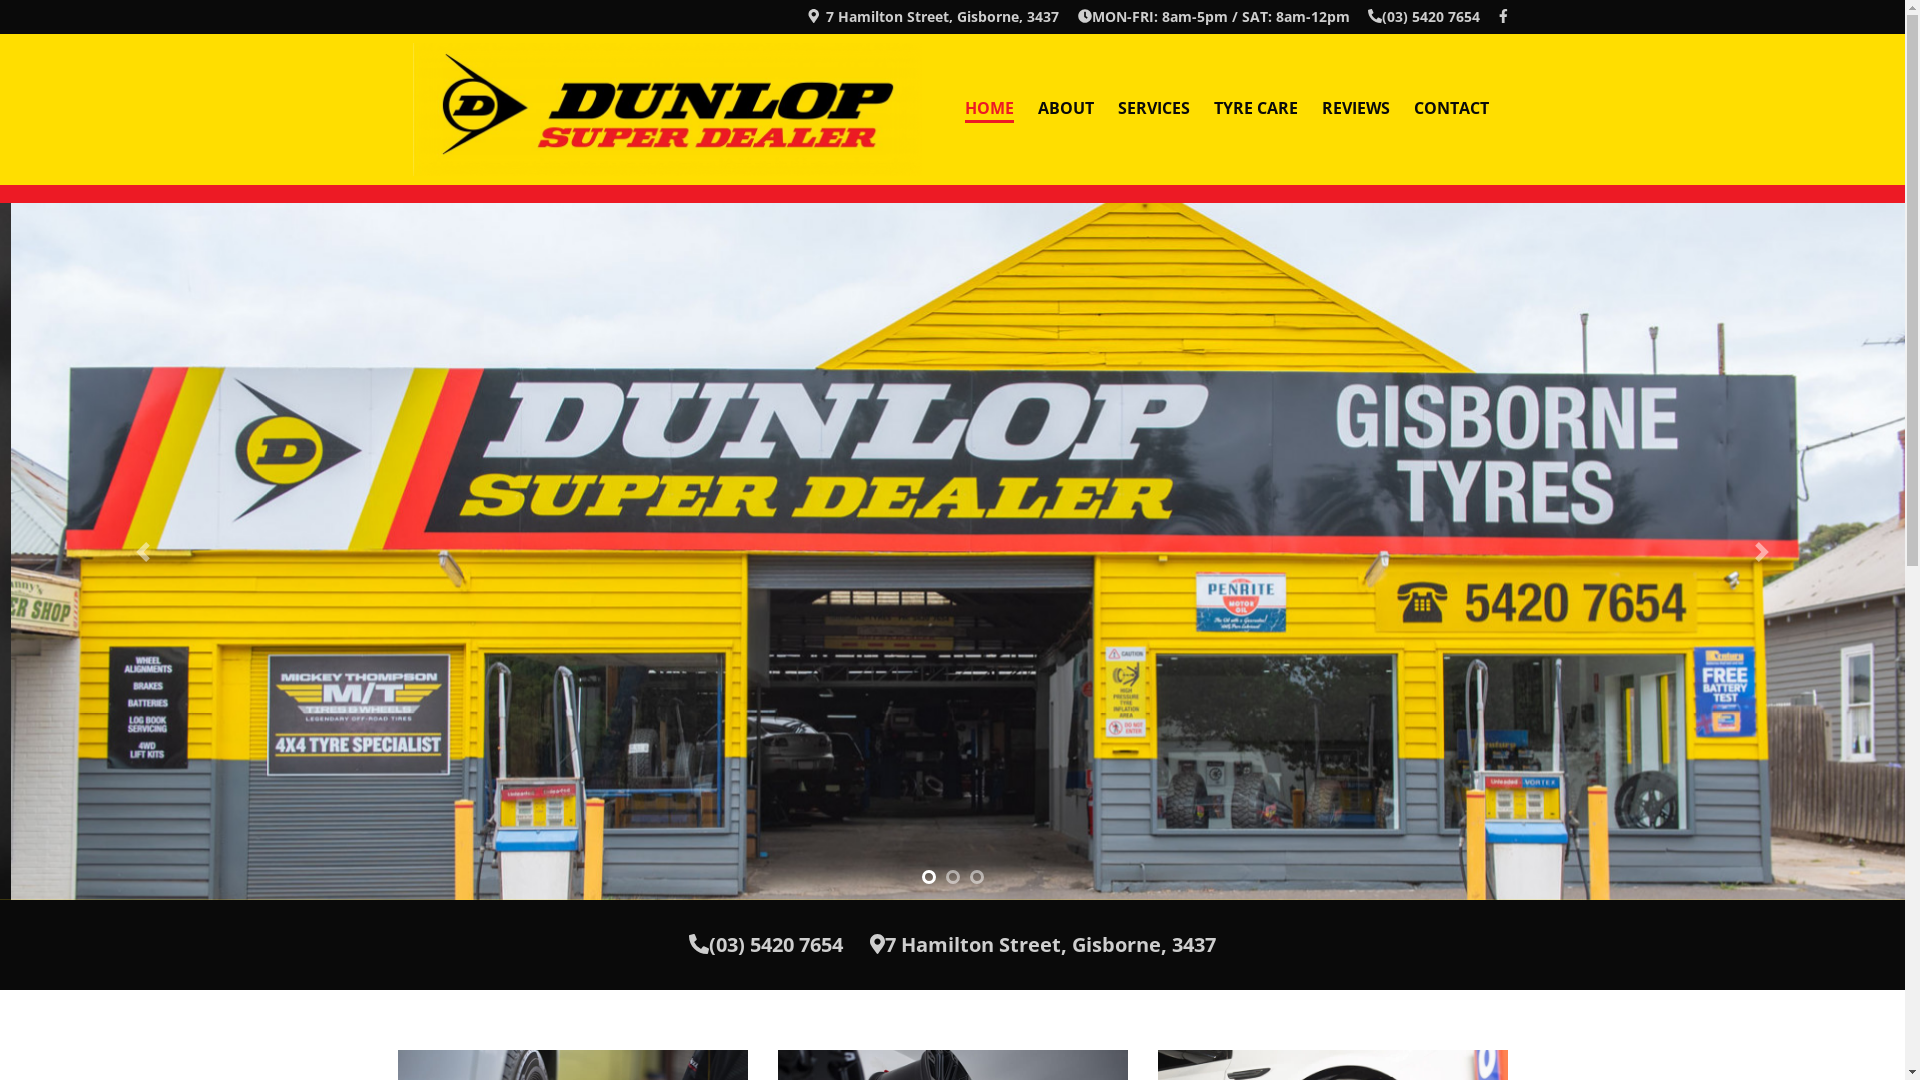 The width and height of the screenshot is (1920, 1080). I want to click on 'MON-FRI: 8am-5pm / SAT: 8am-12pm', so click(1213, 16).